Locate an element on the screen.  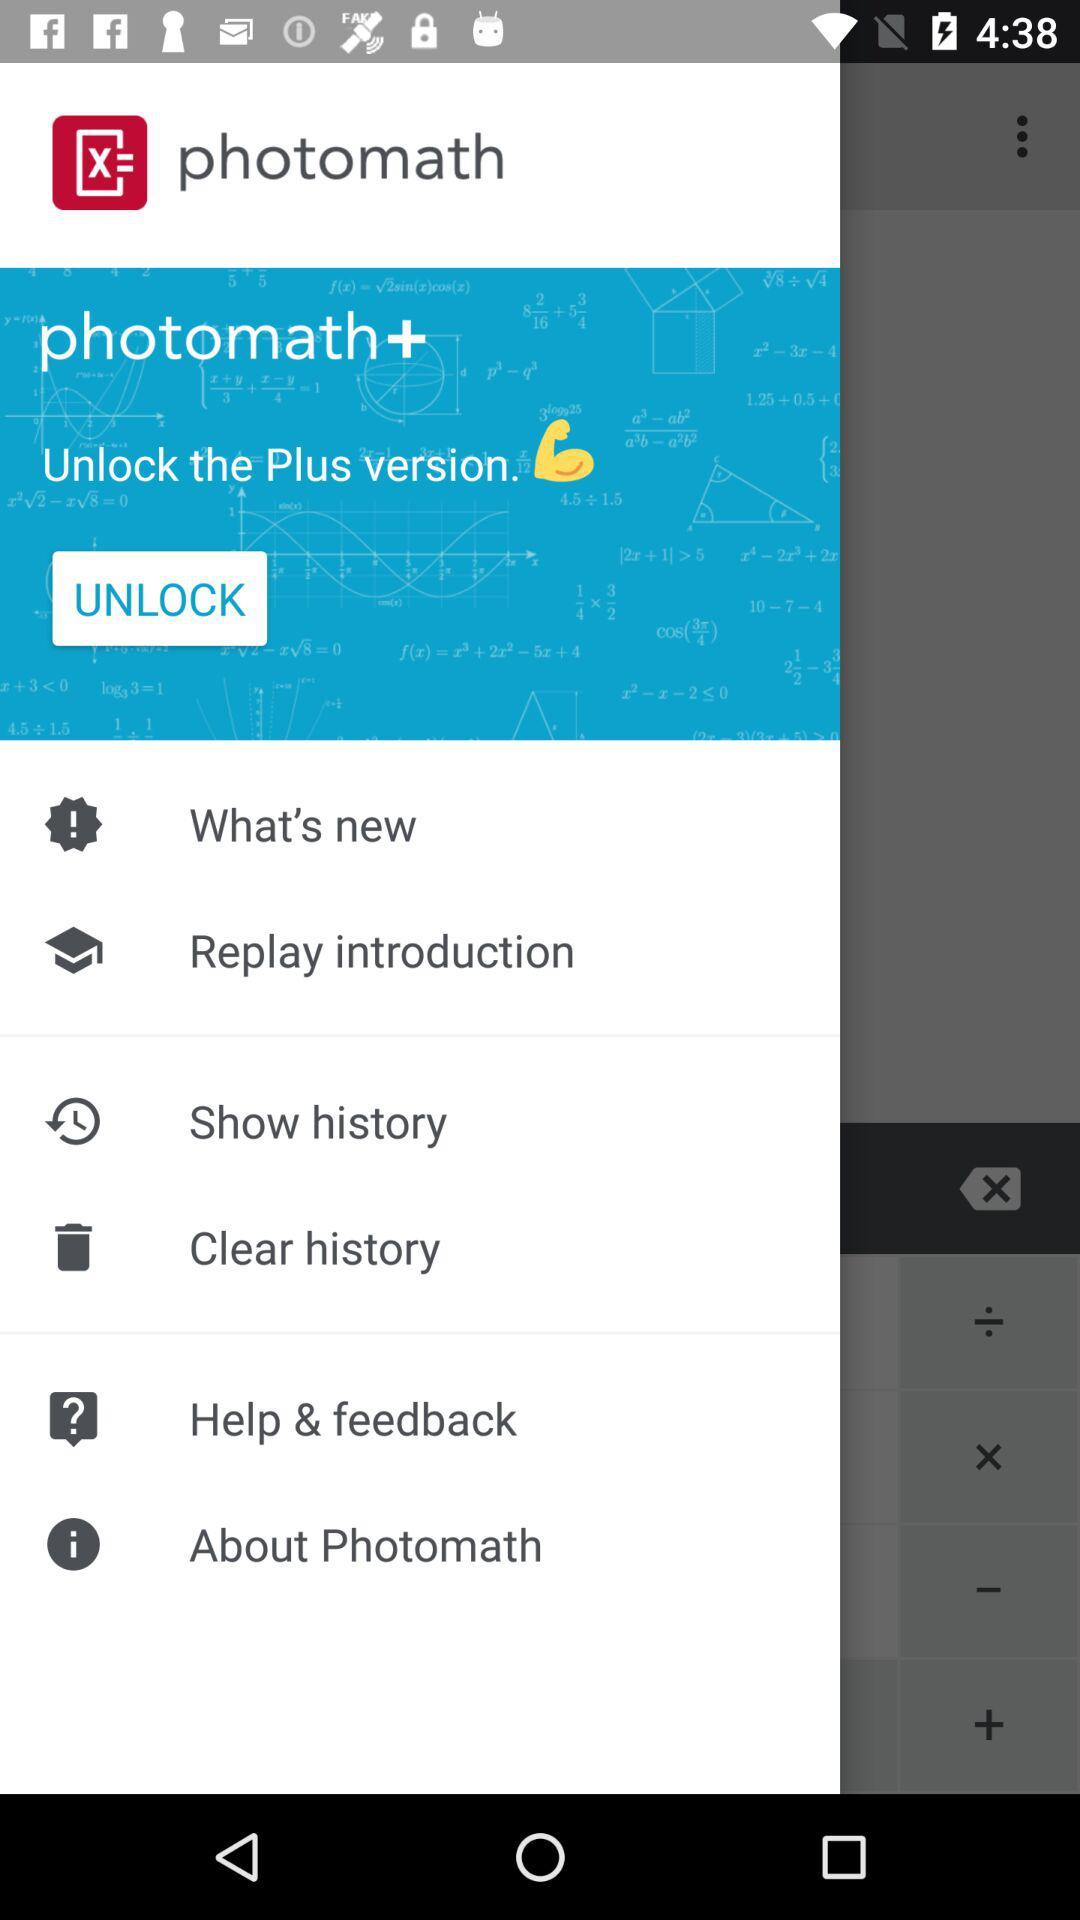
the close icon is located at coordinates (990, 1188).